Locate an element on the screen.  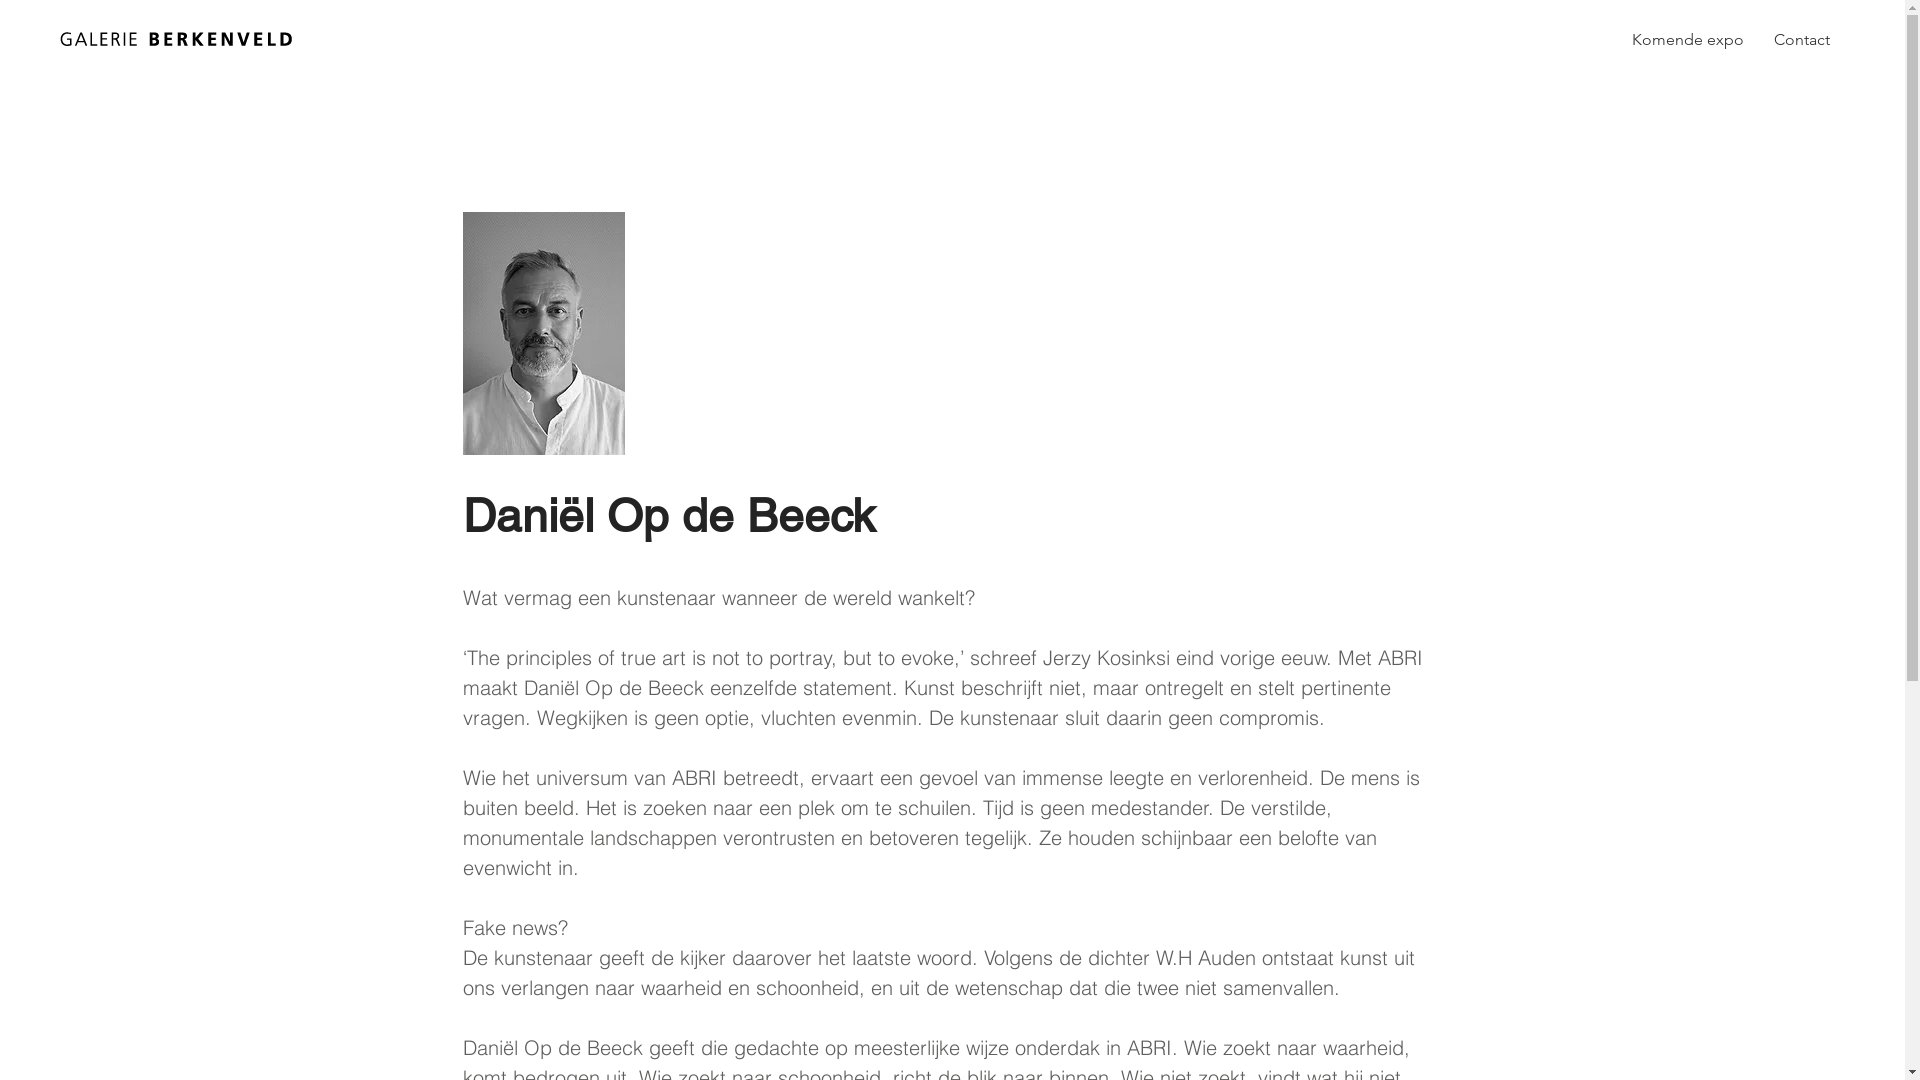
'Contact' is located at coordinates (1801, 39).